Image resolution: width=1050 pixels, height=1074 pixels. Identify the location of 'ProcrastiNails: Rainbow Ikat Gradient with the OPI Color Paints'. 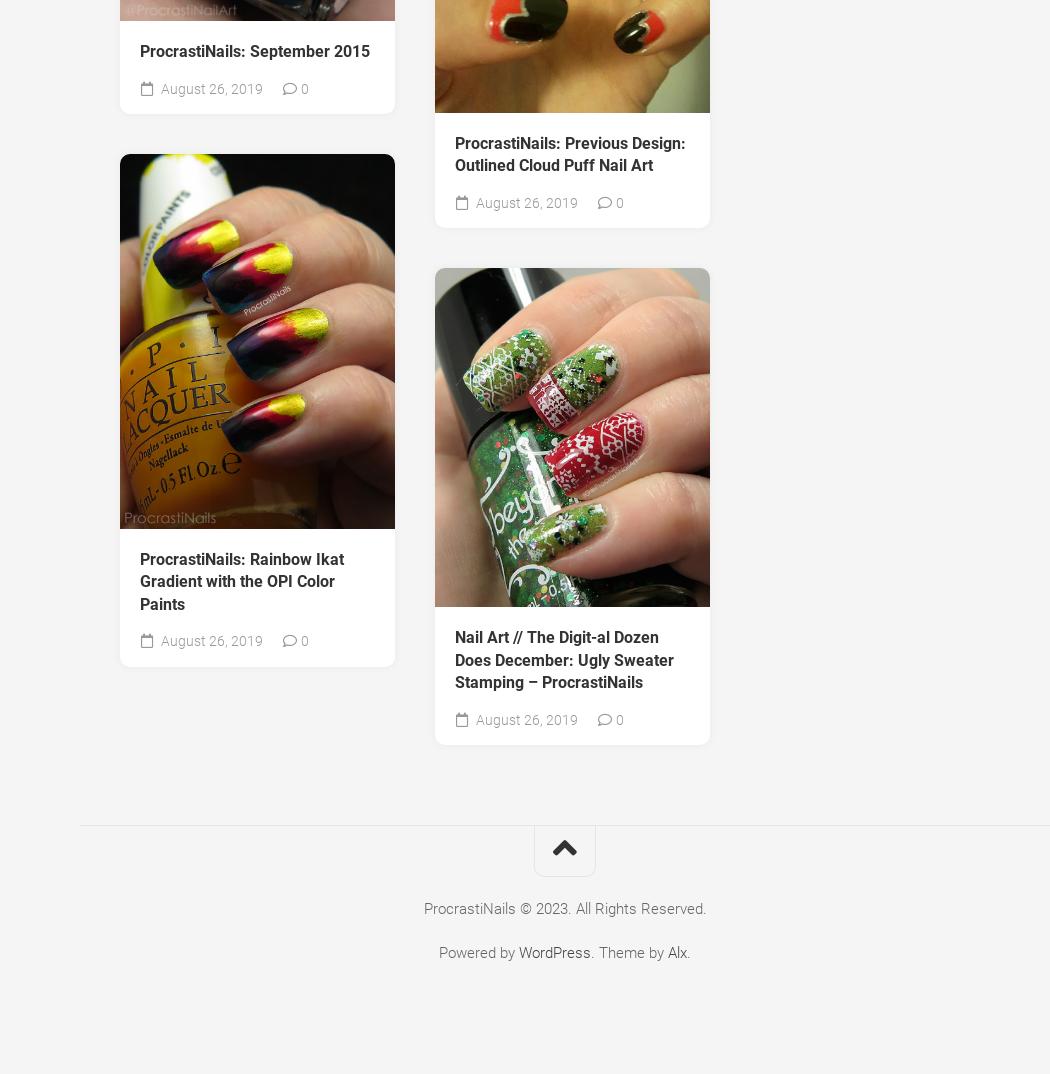
(242, 580).